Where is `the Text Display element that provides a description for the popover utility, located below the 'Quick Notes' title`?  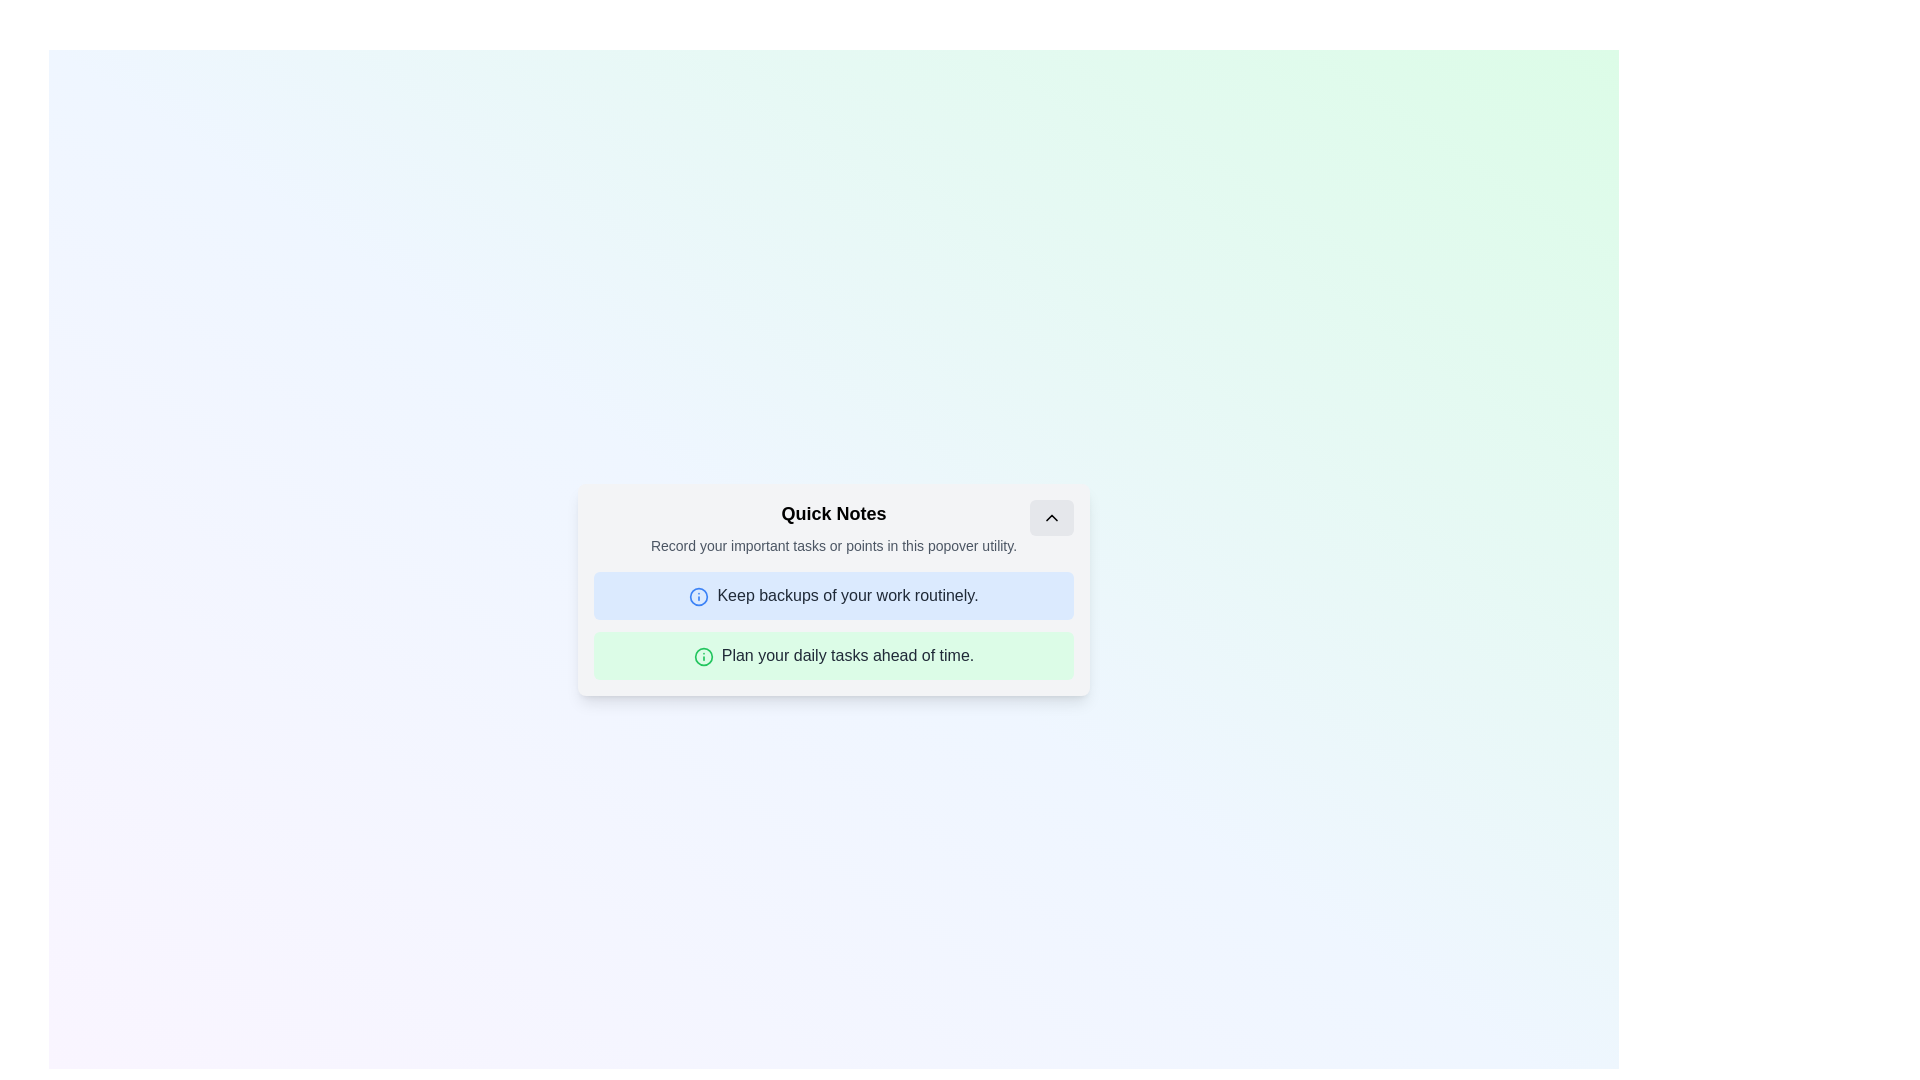 the Text Display element that provides a description for the popover utility, located below the 'Quick Notes' title is located at coordinates (834, 546).